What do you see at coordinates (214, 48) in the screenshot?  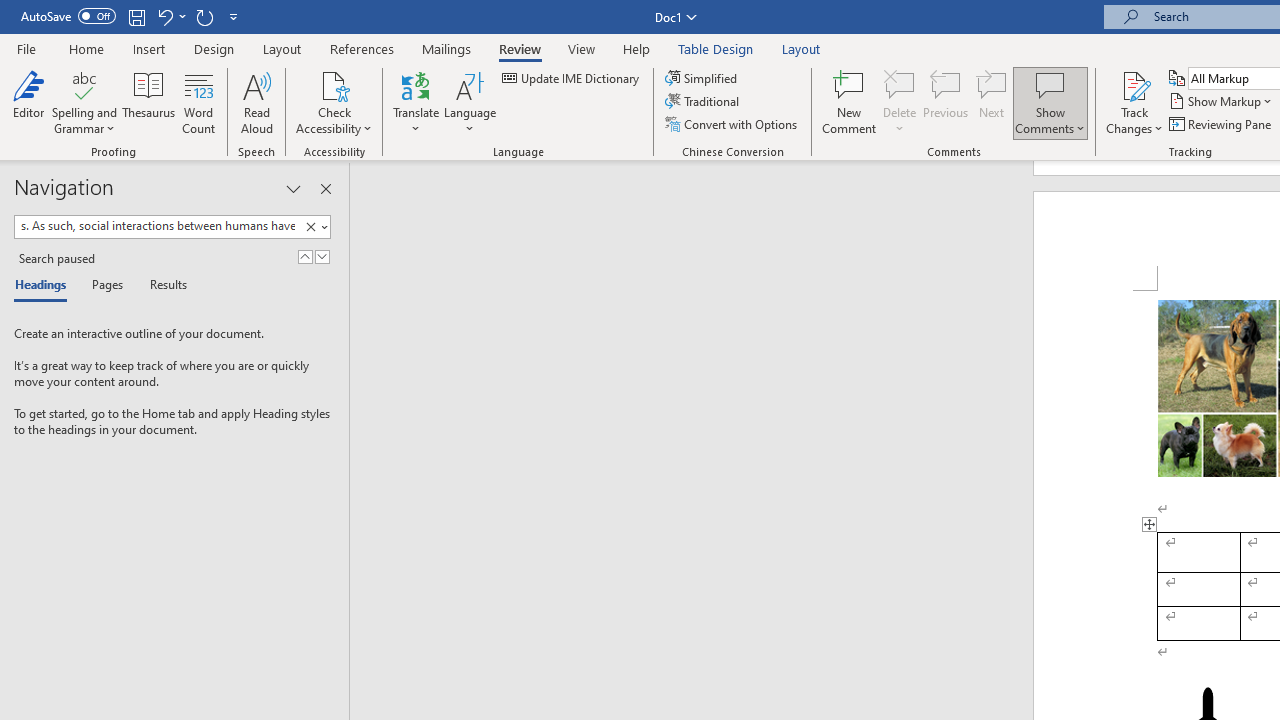 I see `'Design'` at bounding box center [214, 48].